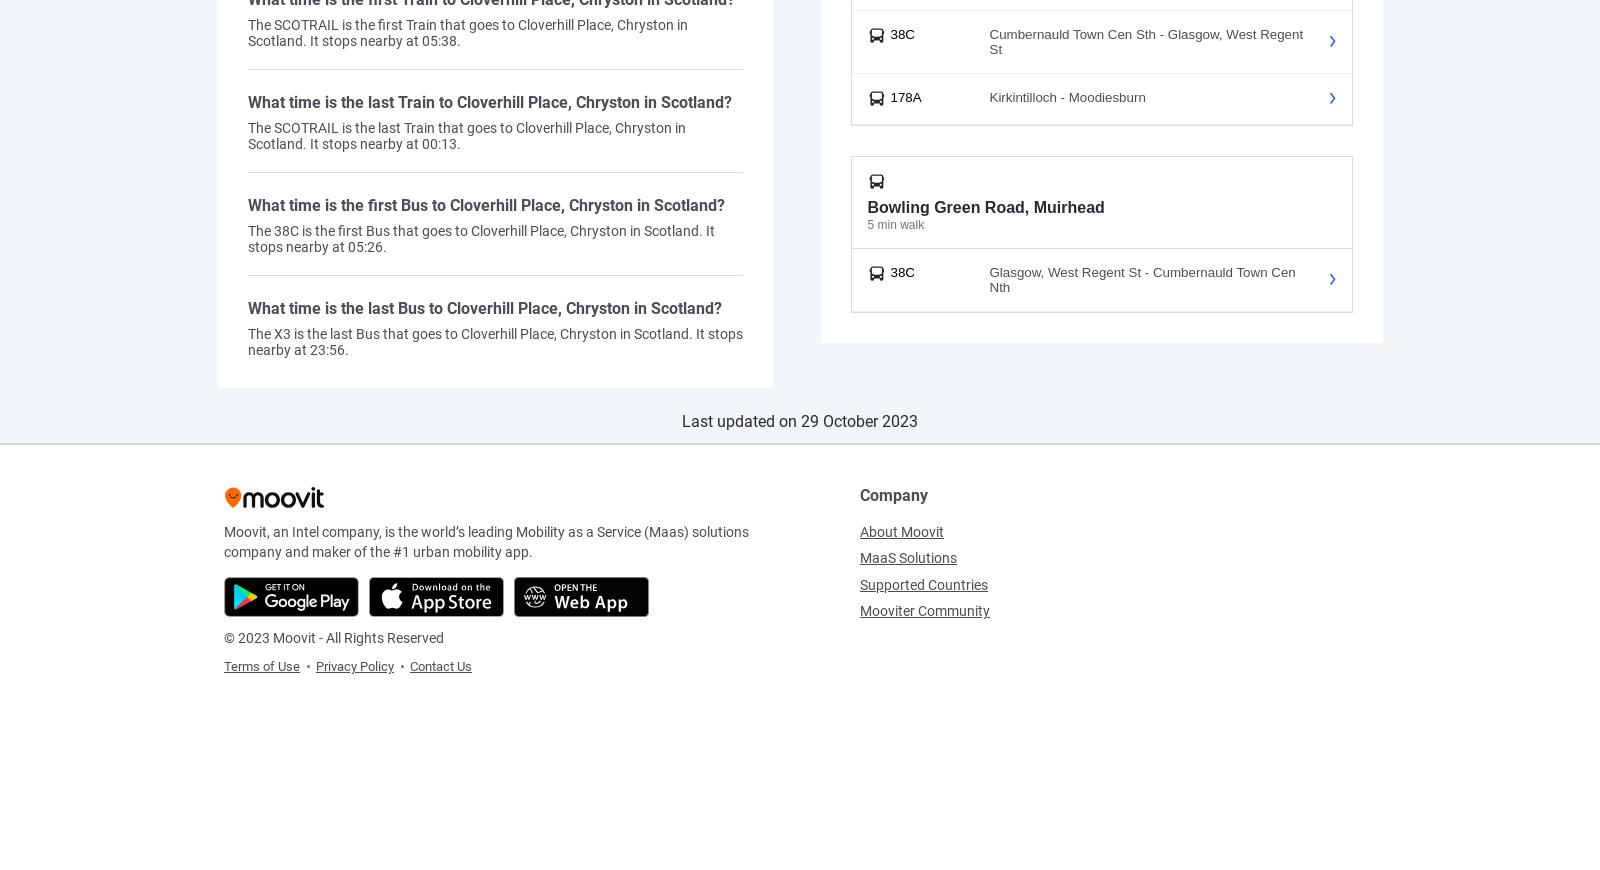  Describe the element at coordinates (923, 583) in the screenshot. I see `'Supported Countries'` at that location.